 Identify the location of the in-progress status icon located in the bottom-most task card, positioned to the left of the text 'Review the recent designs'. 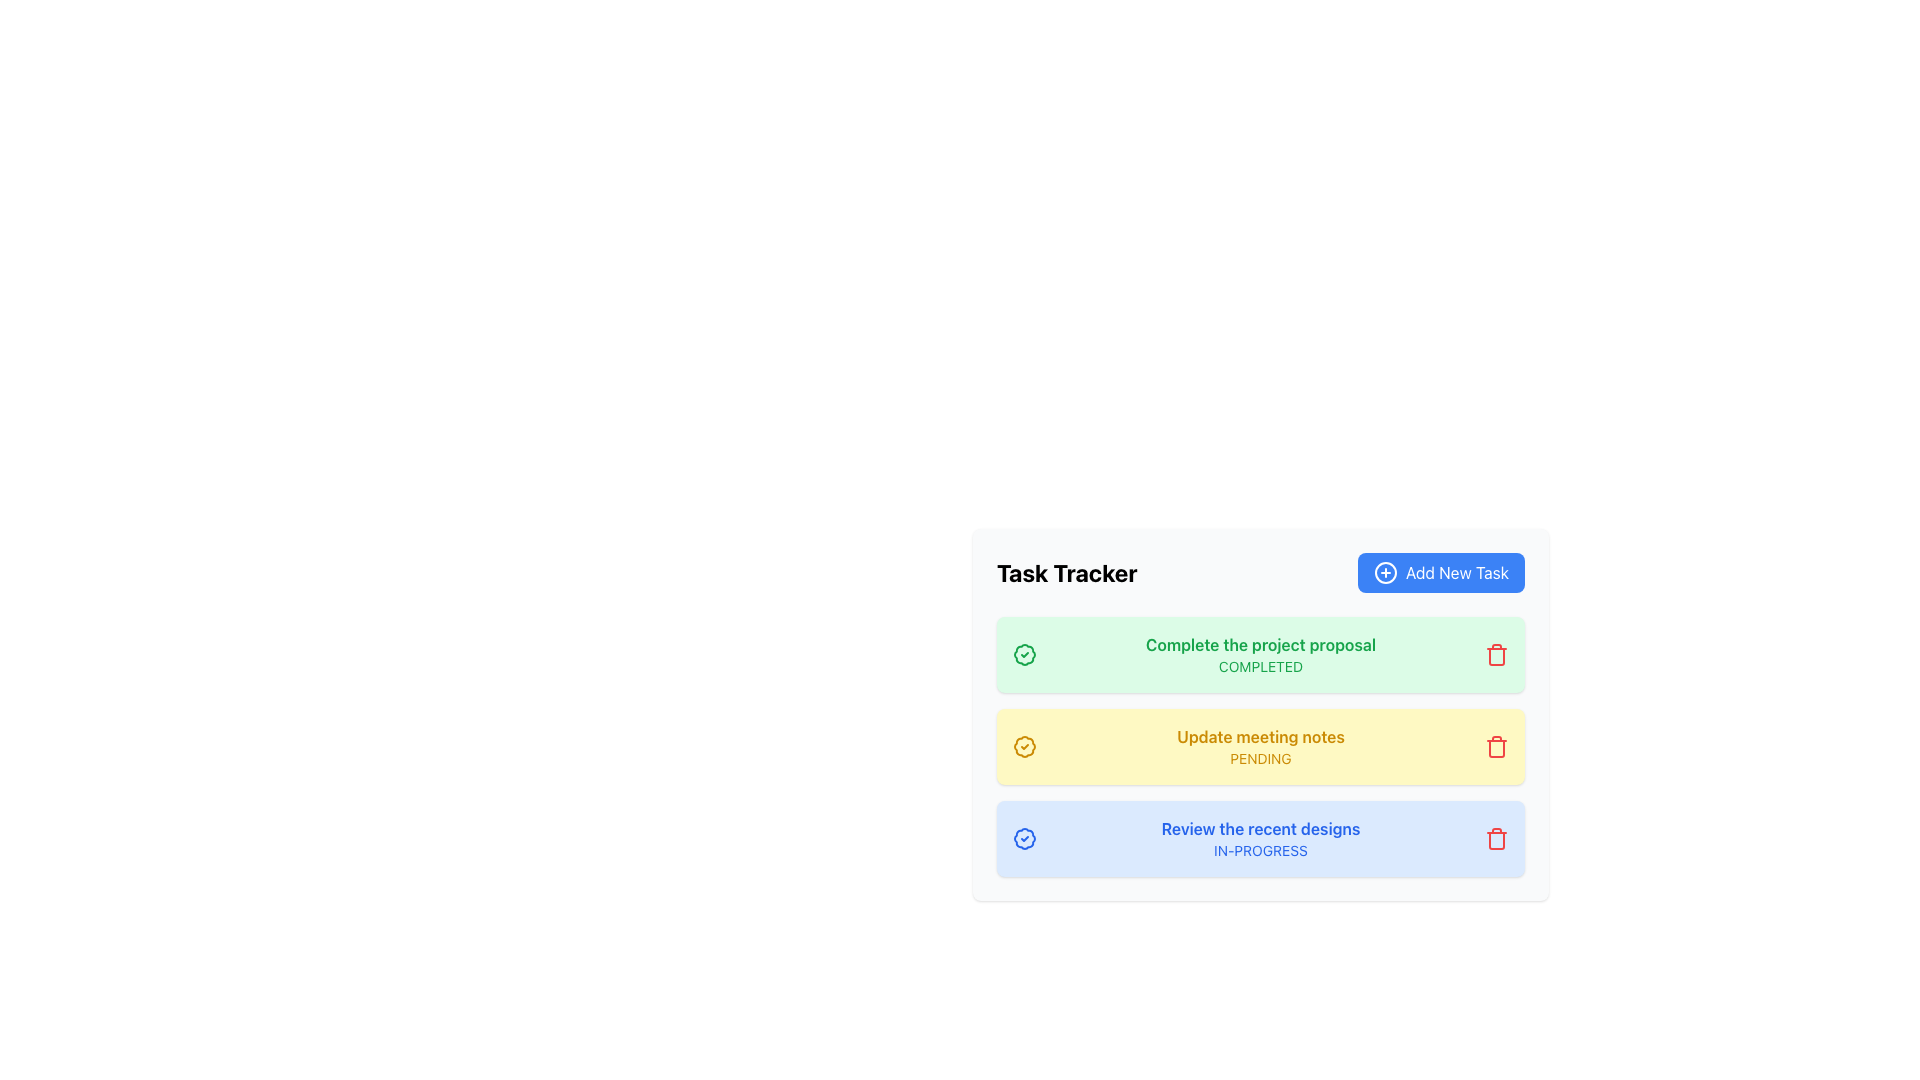
(1025, 839).